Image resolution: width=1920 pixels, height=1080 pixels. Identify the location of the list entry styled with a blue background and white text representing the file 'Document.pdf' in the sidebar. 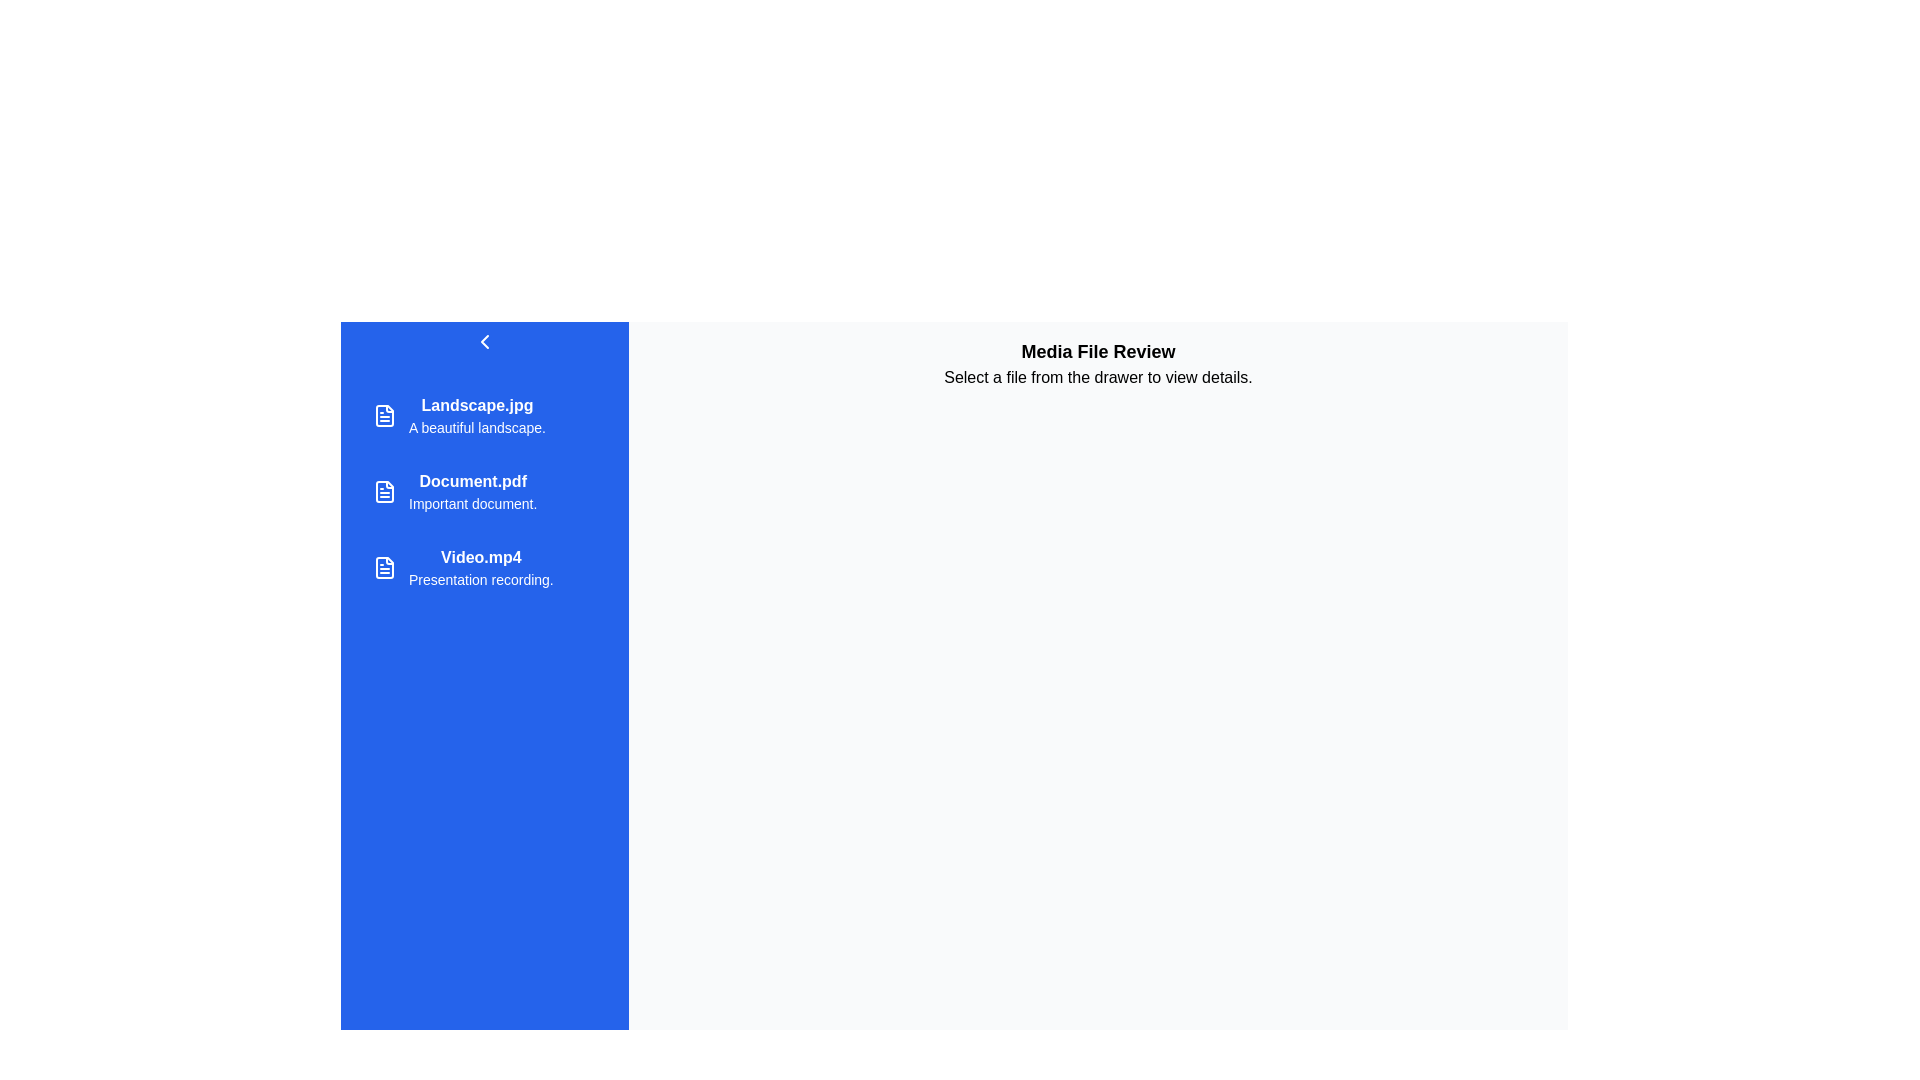
(484, 492).